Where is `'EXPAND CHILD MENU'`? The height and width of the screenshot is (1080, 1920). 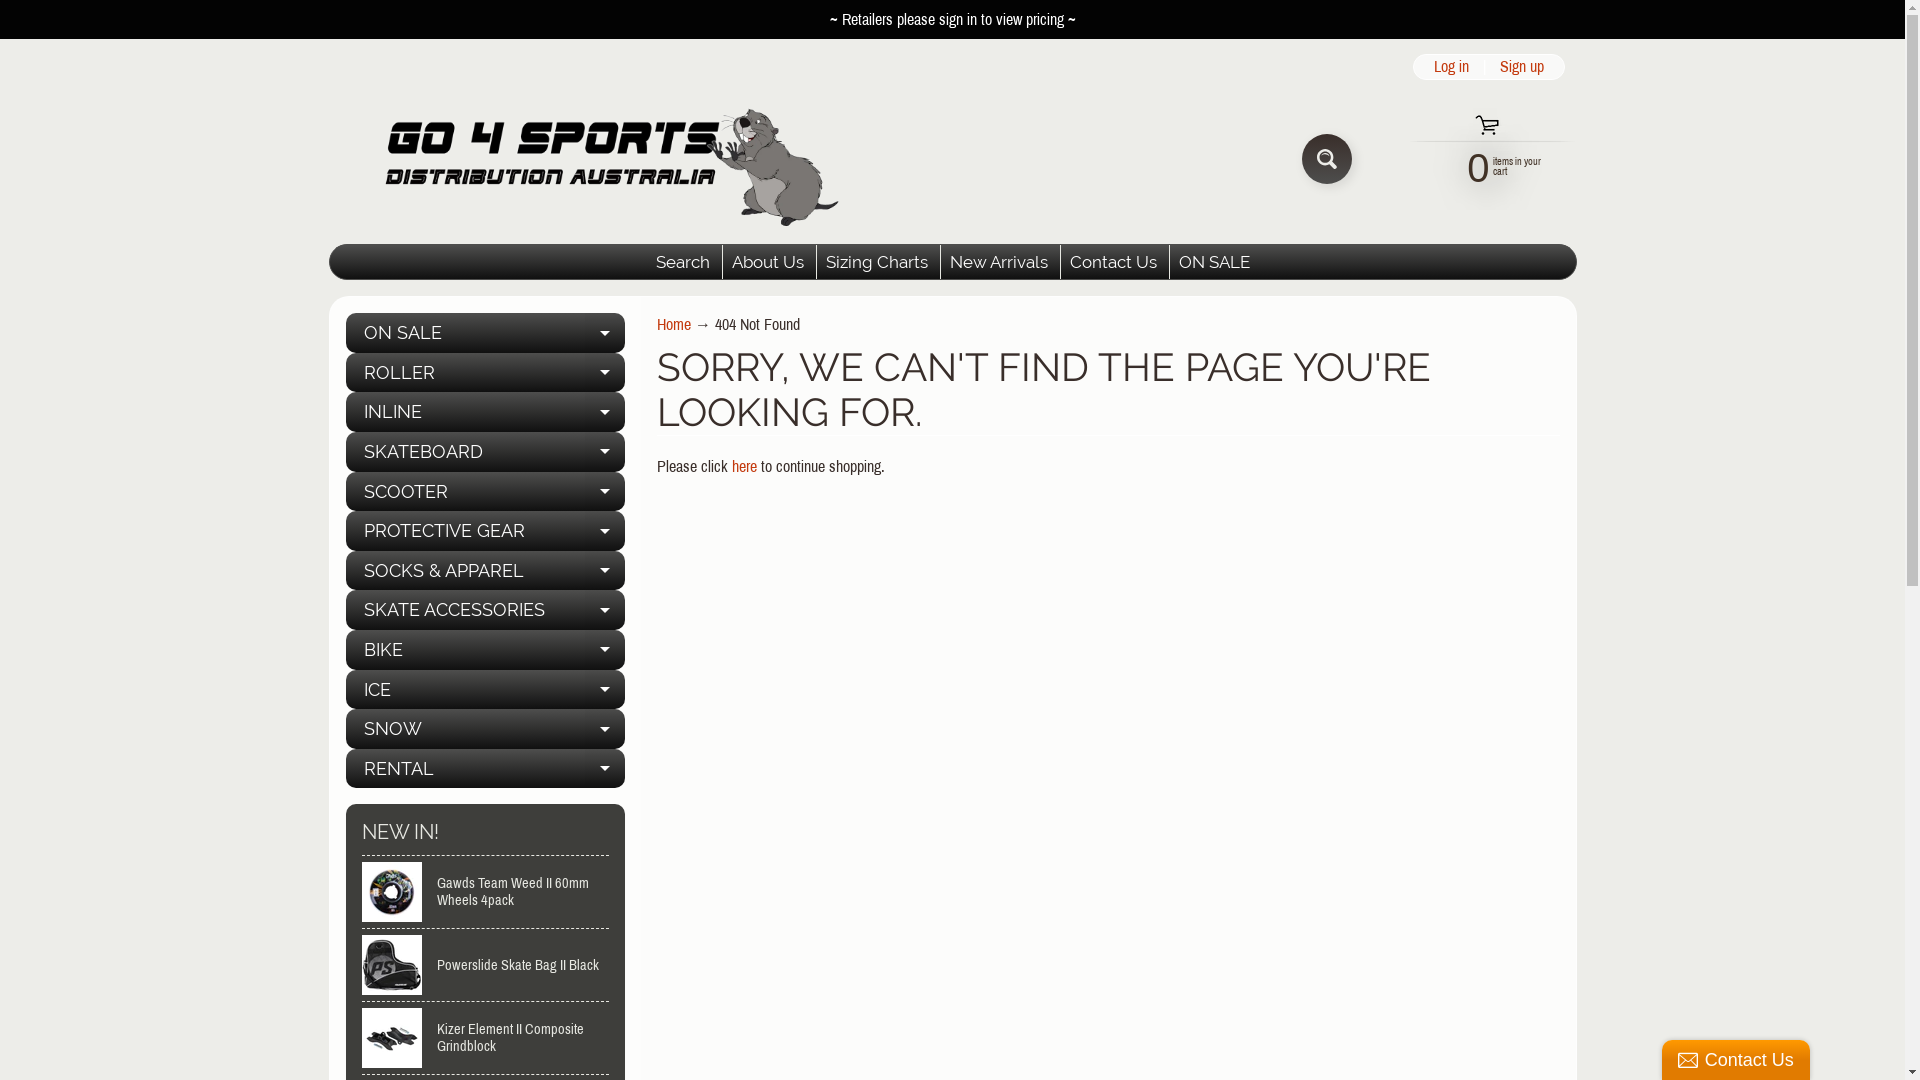
'EXPAND CHILD MENU' is located at coordinates (603, 331).